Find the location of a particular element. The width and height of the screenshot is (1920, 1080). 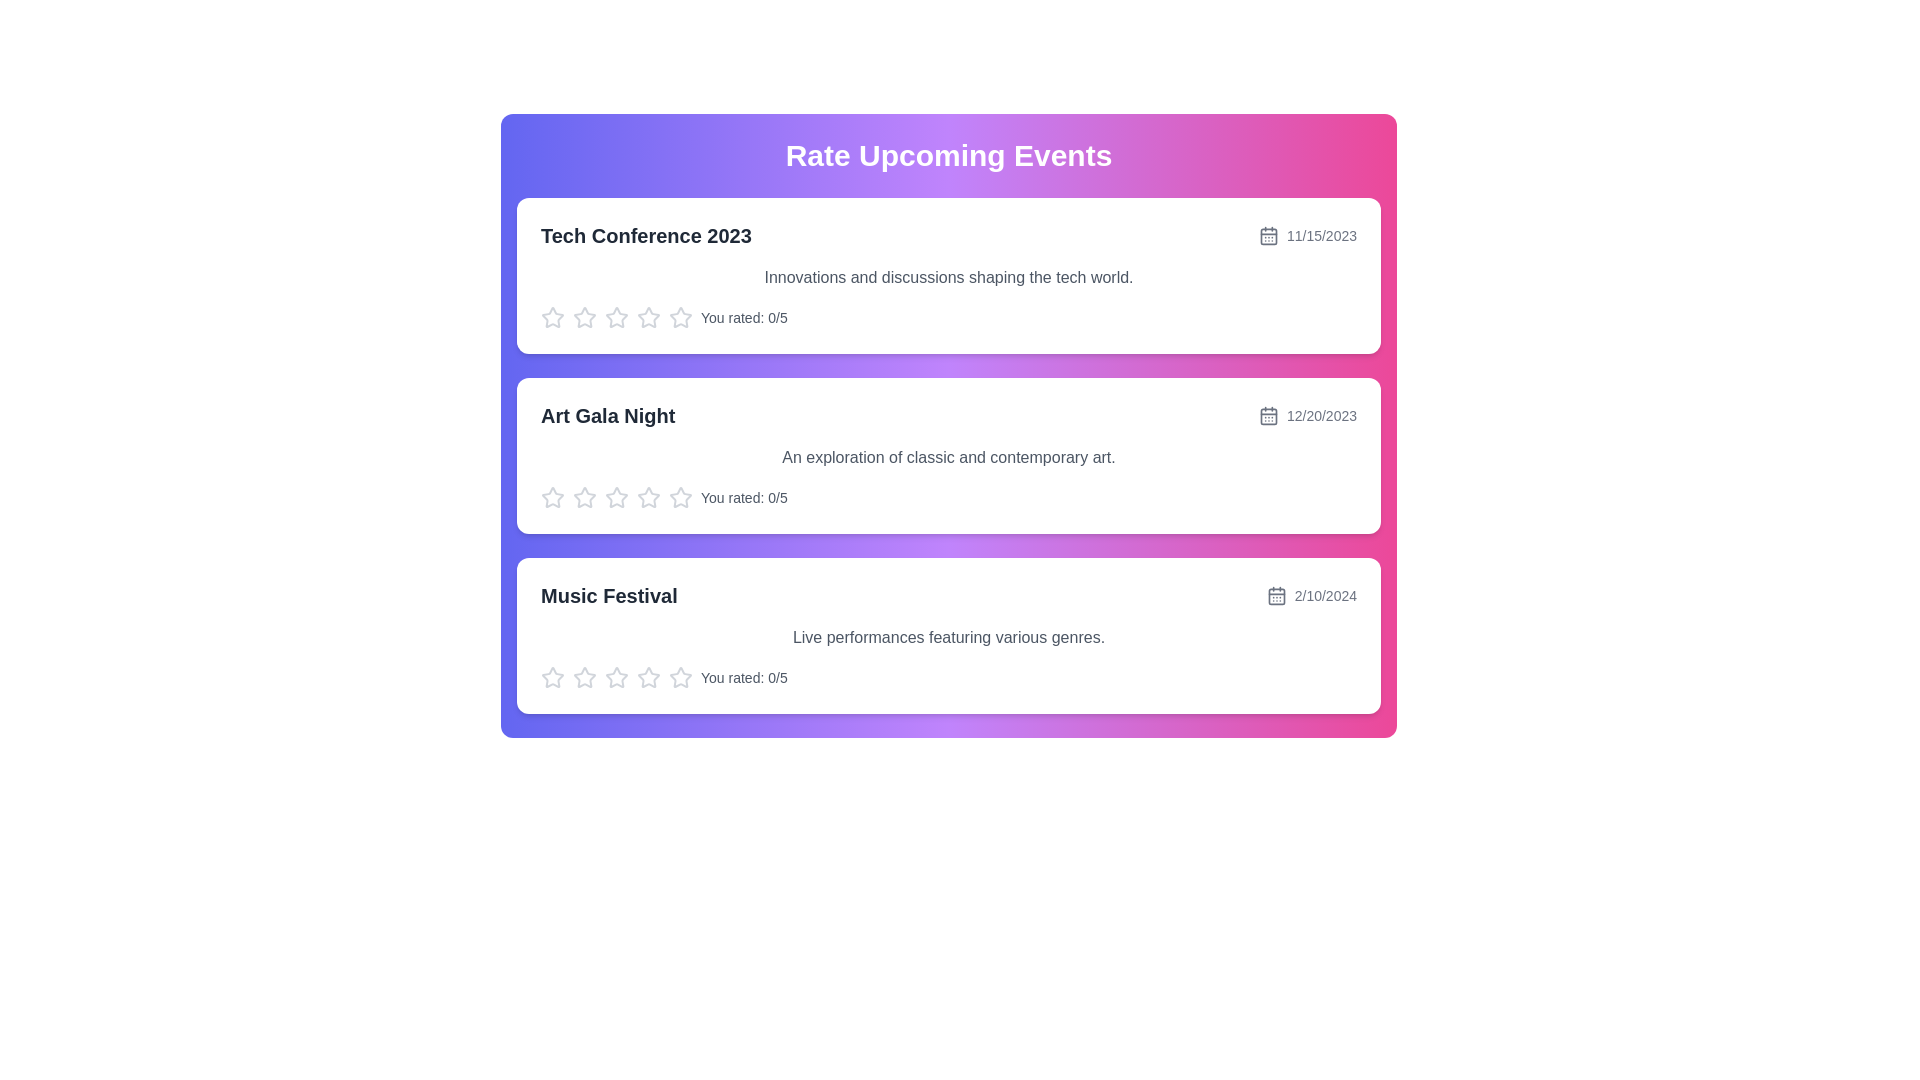

the first star icon in the 'Art Gala Night' section is located at coordinates (552, 496).